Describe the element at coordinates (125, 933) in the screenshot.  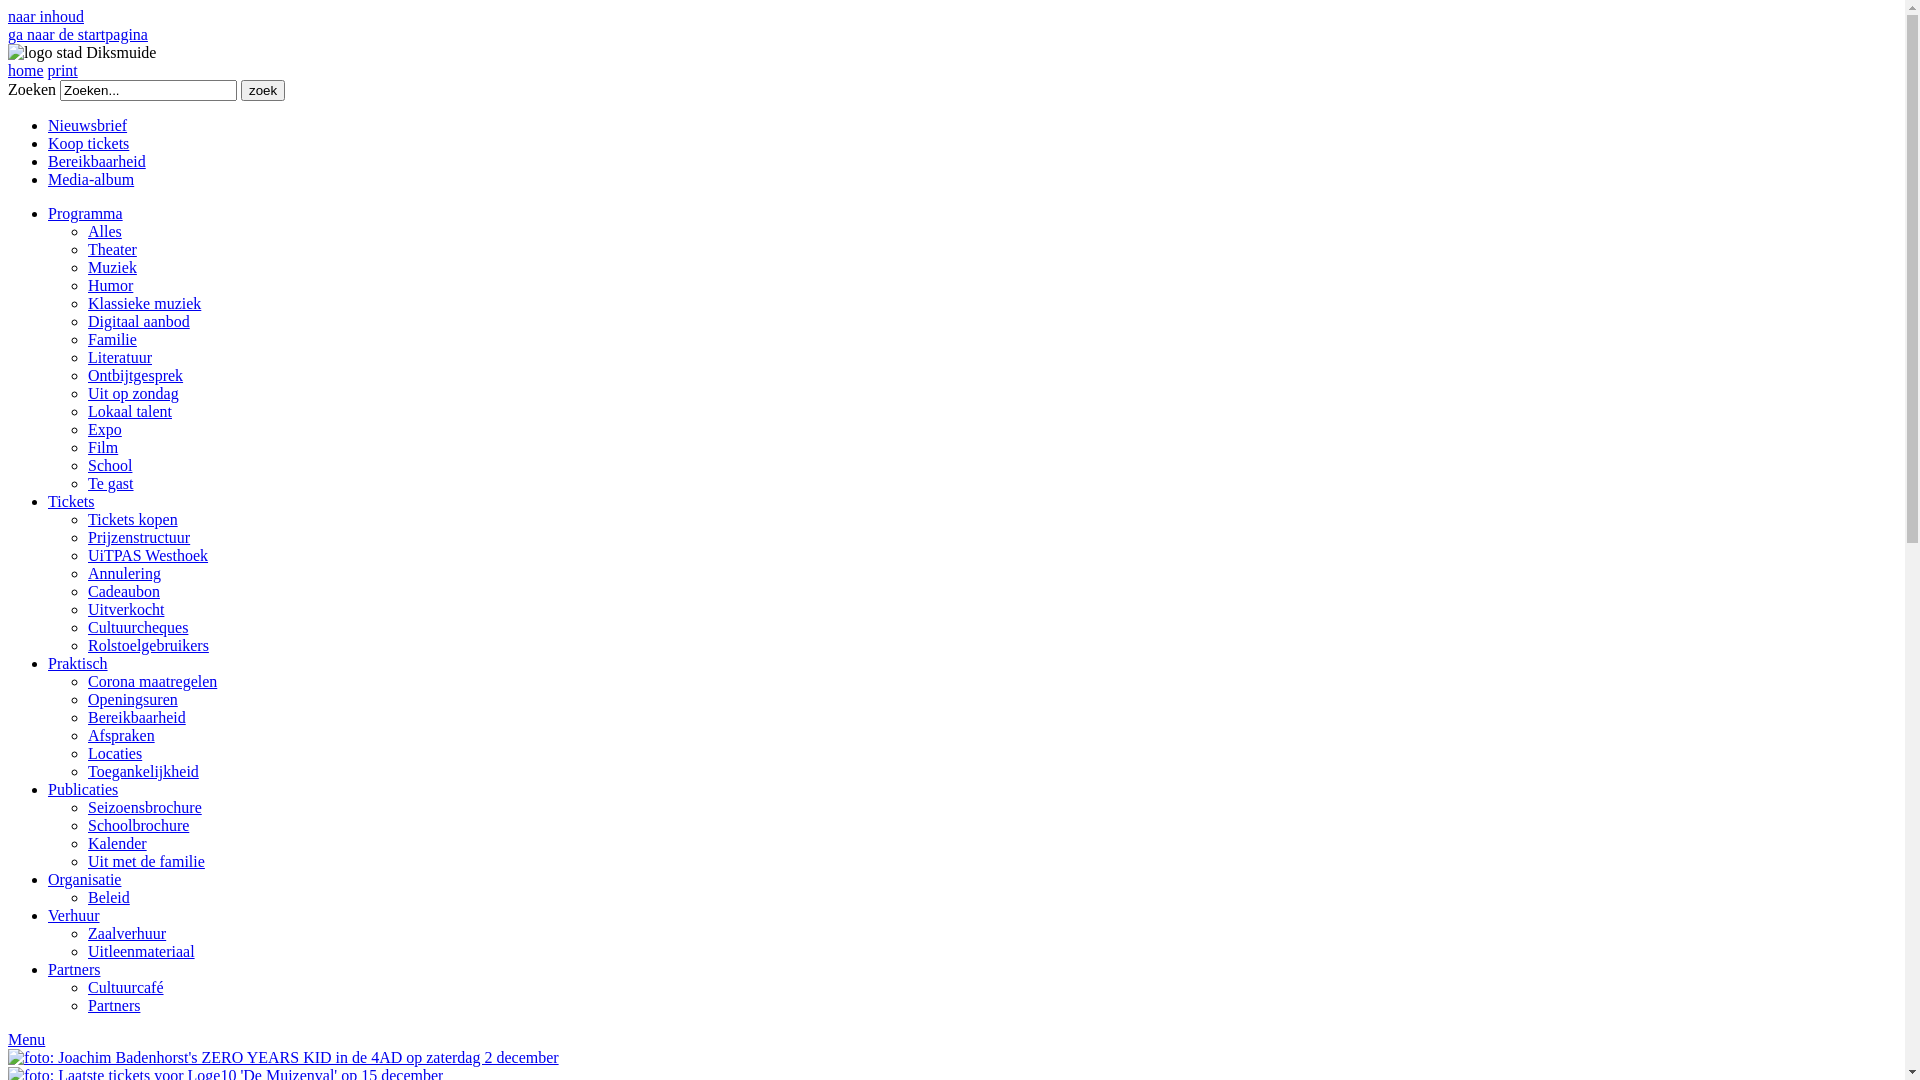
I see `'Zaalverhuur'` at that location.